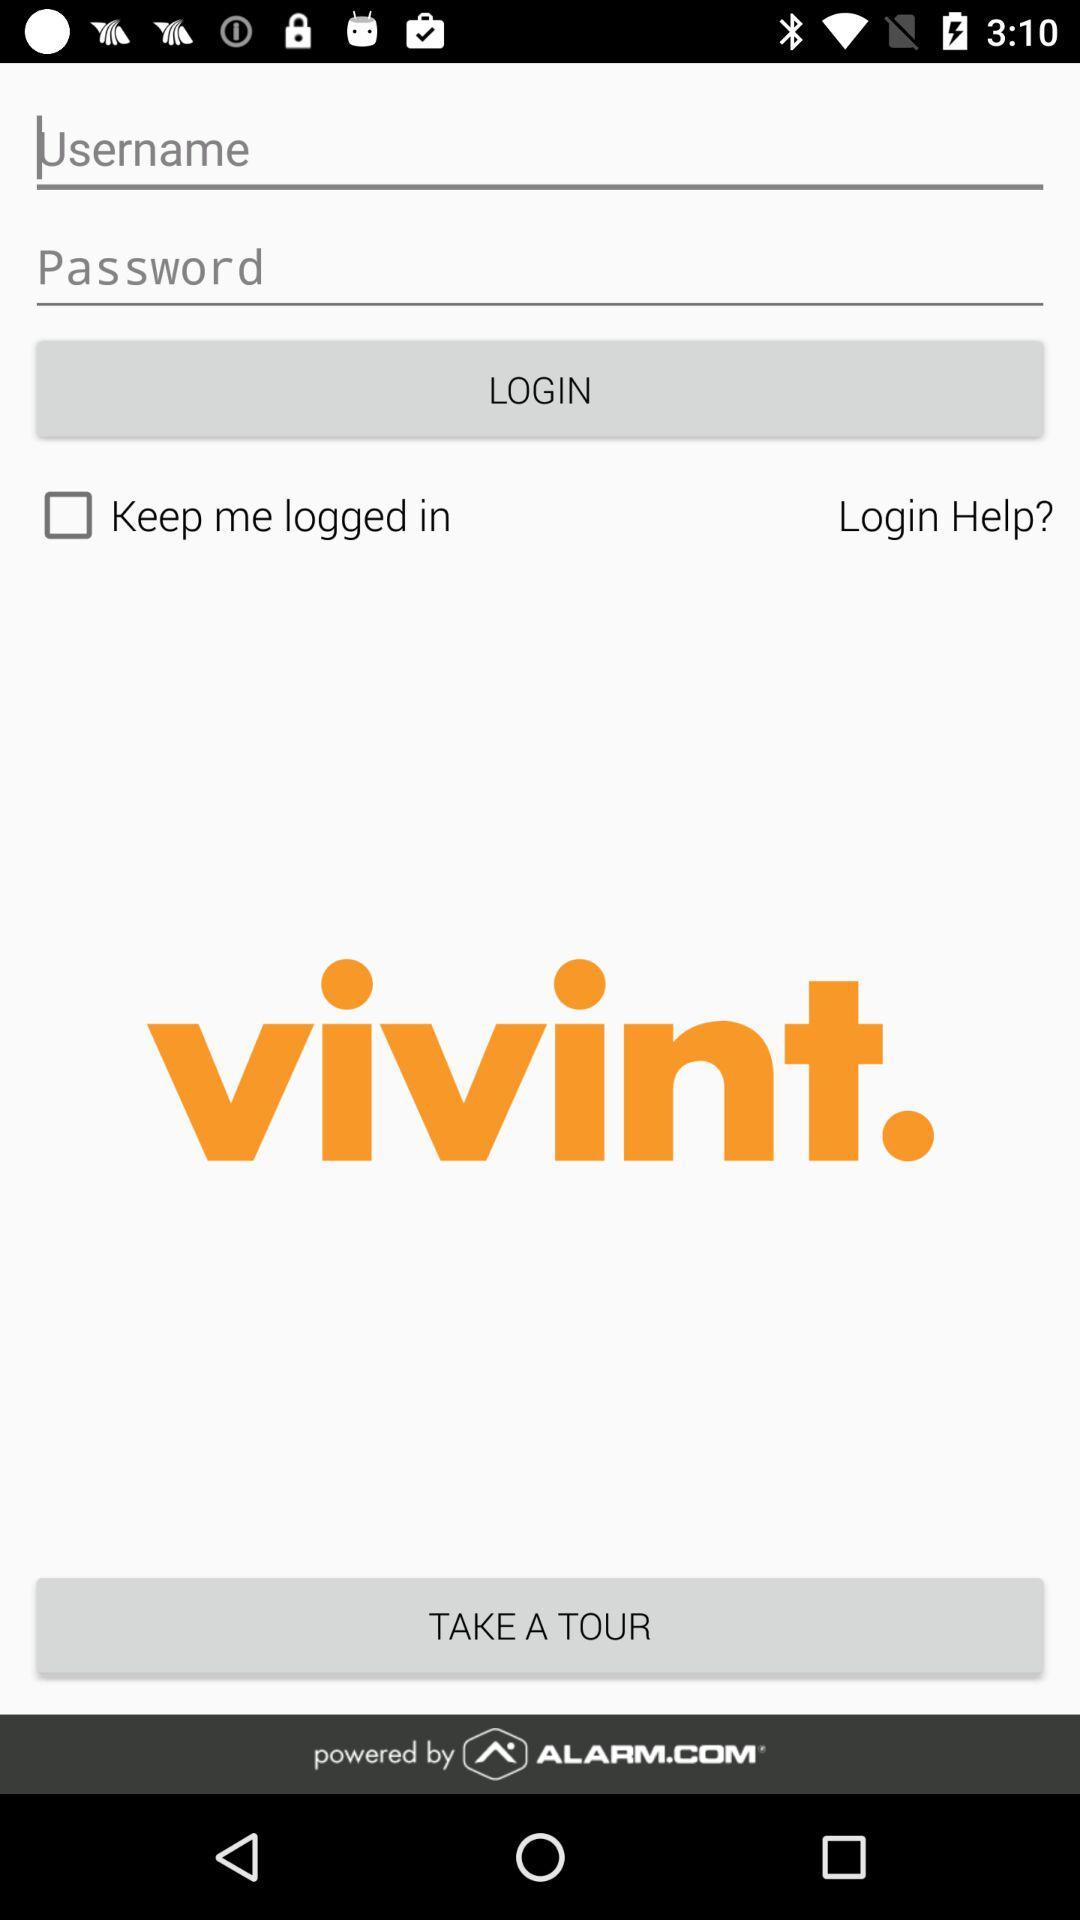  What do you see at coordinates (431, 515) in the screenshot?
I see `icon to the left of the login help? item` at bounding box center [431, 515].